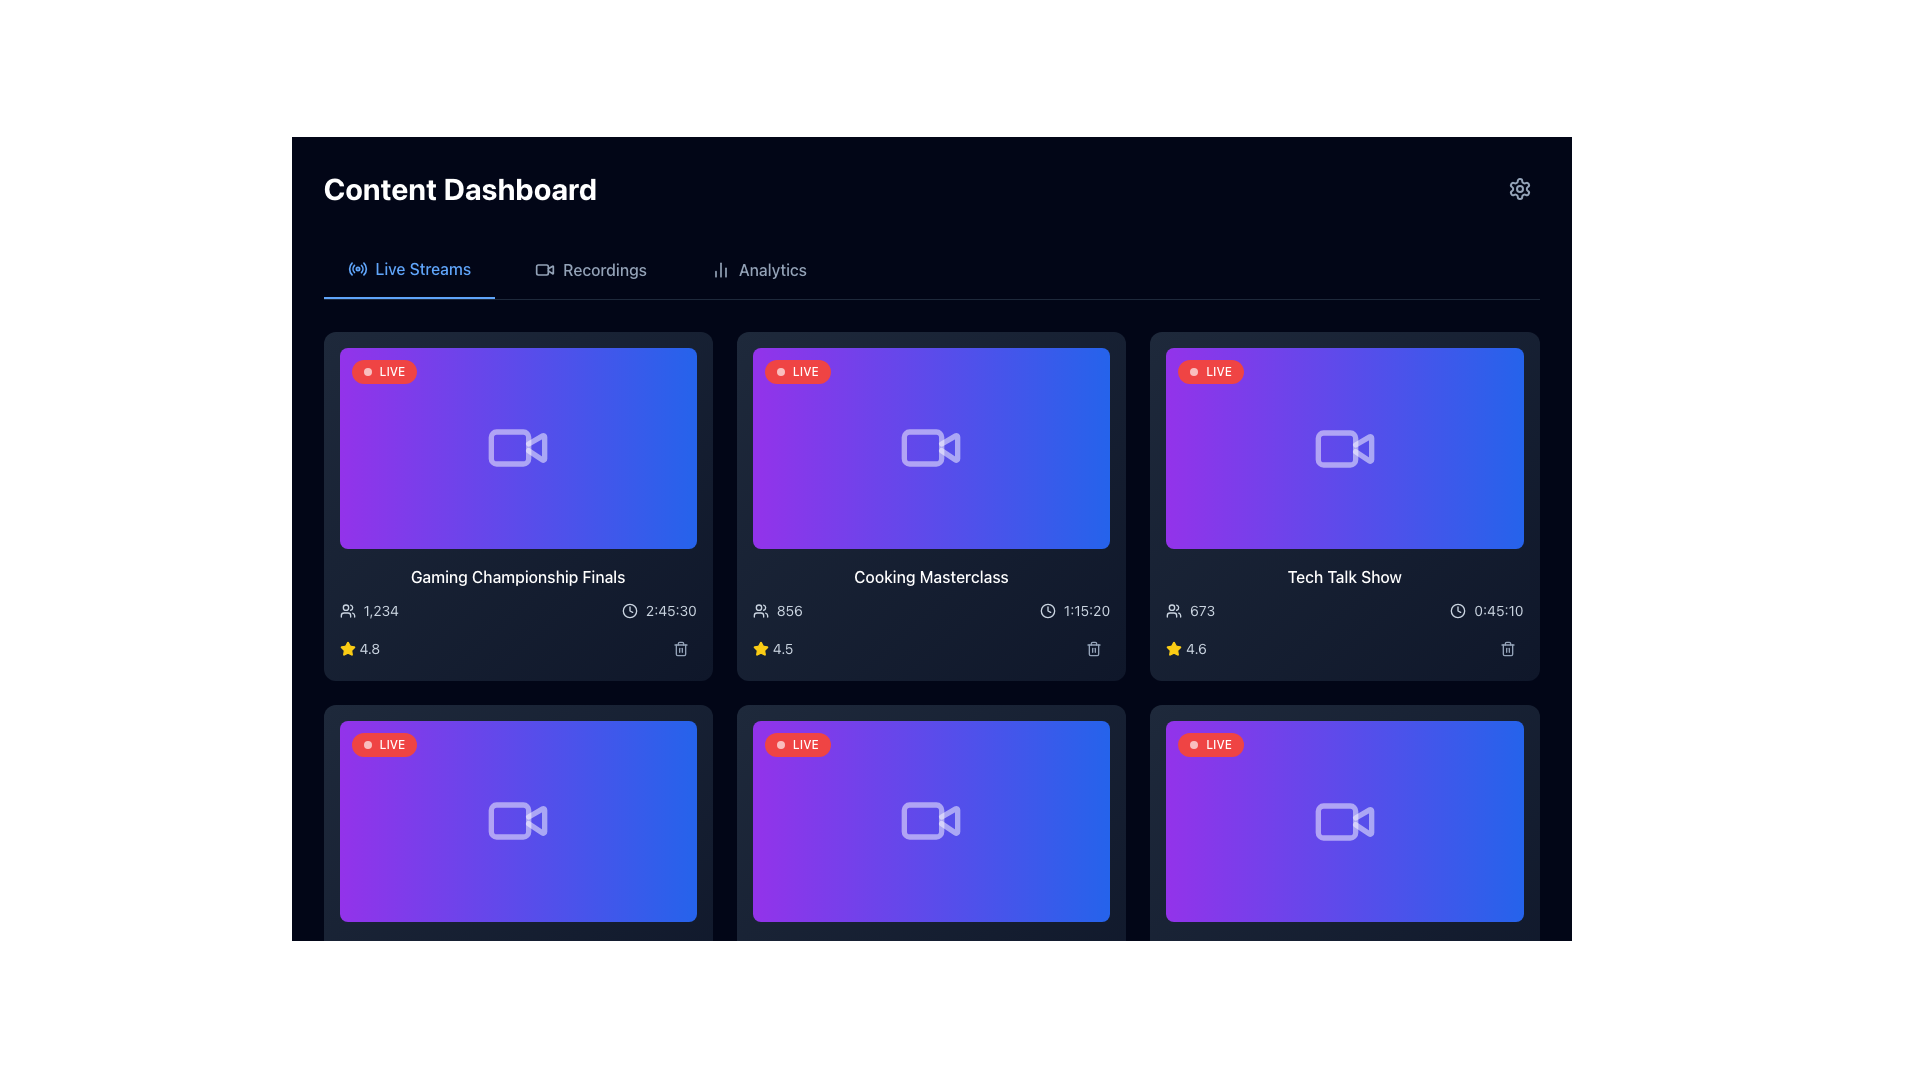  I want to click on the play button located at the bottom-right corner of the 'Tech Talk Show' card in the 'Content Dashboard' interface, so click(1489, 514).